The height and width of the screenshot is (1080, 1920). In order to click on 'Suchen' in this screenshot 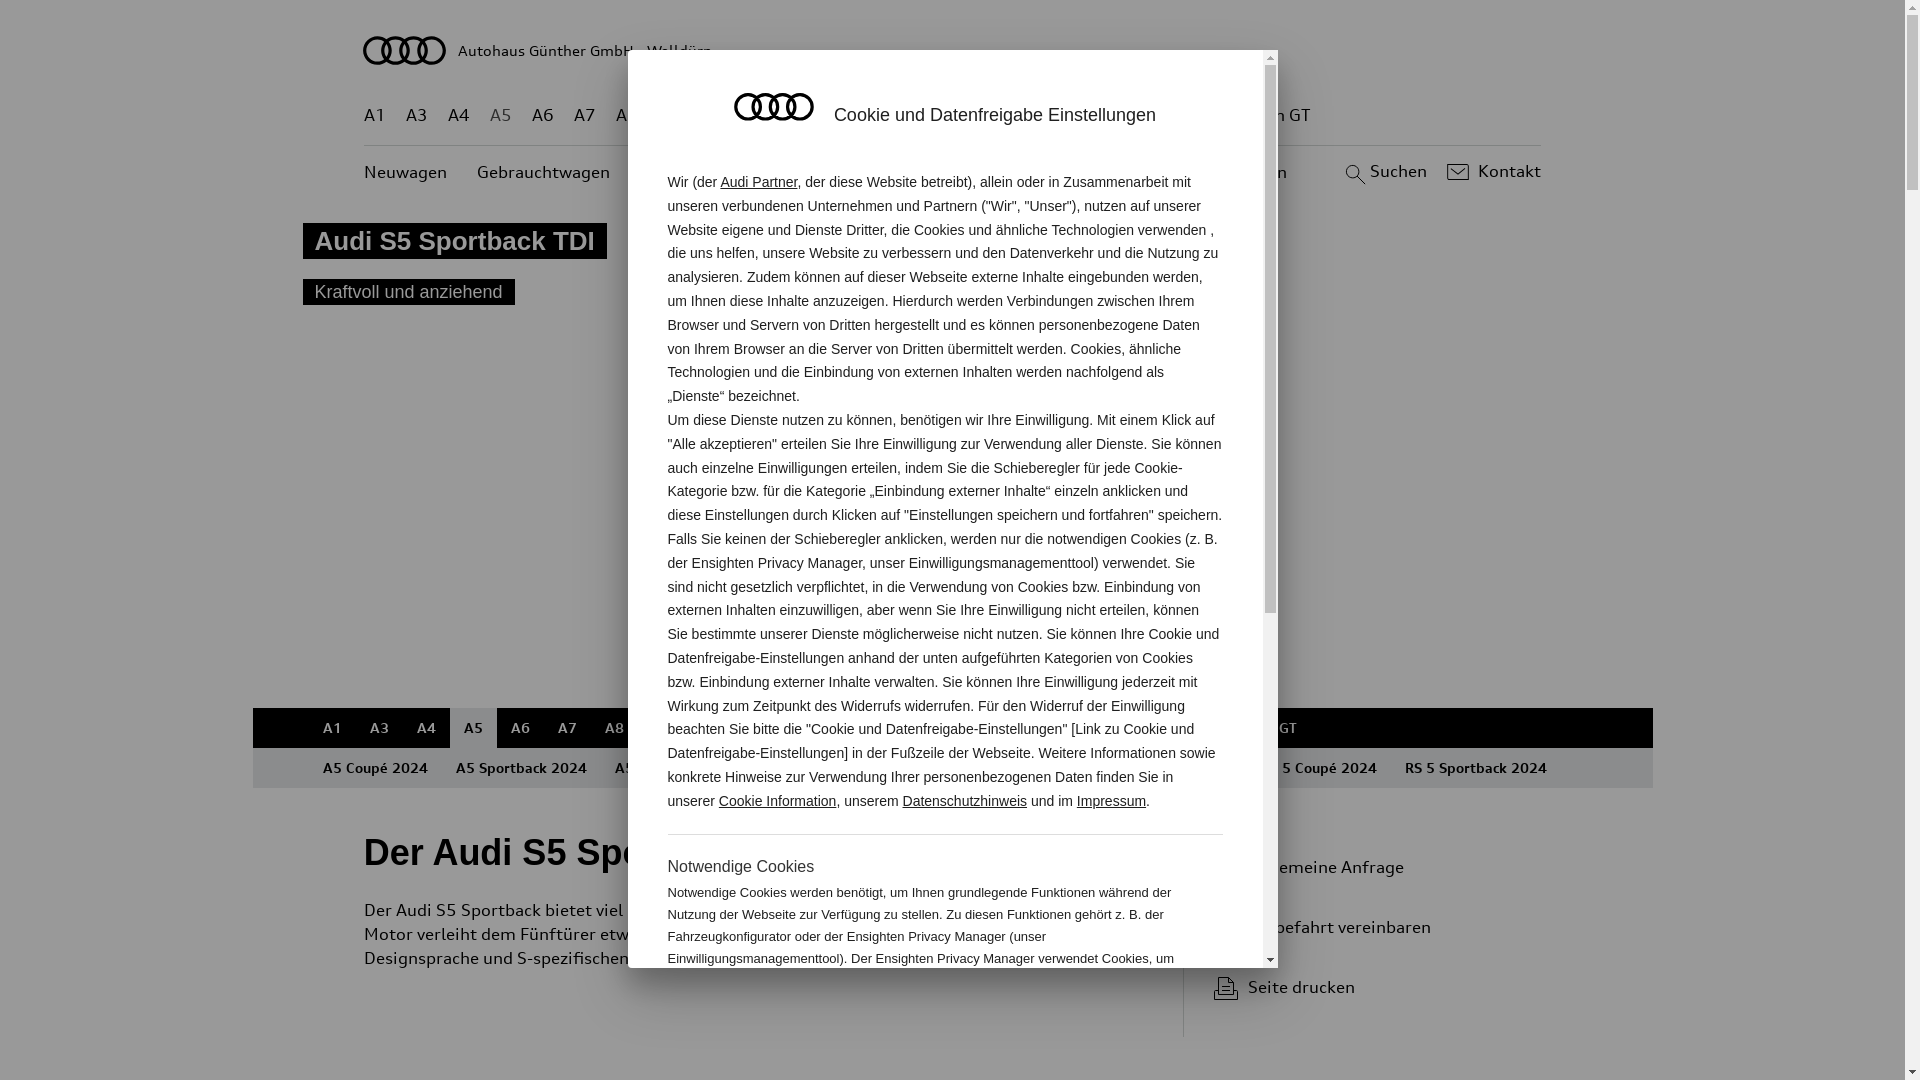, I will do `click(1382, 171)`.